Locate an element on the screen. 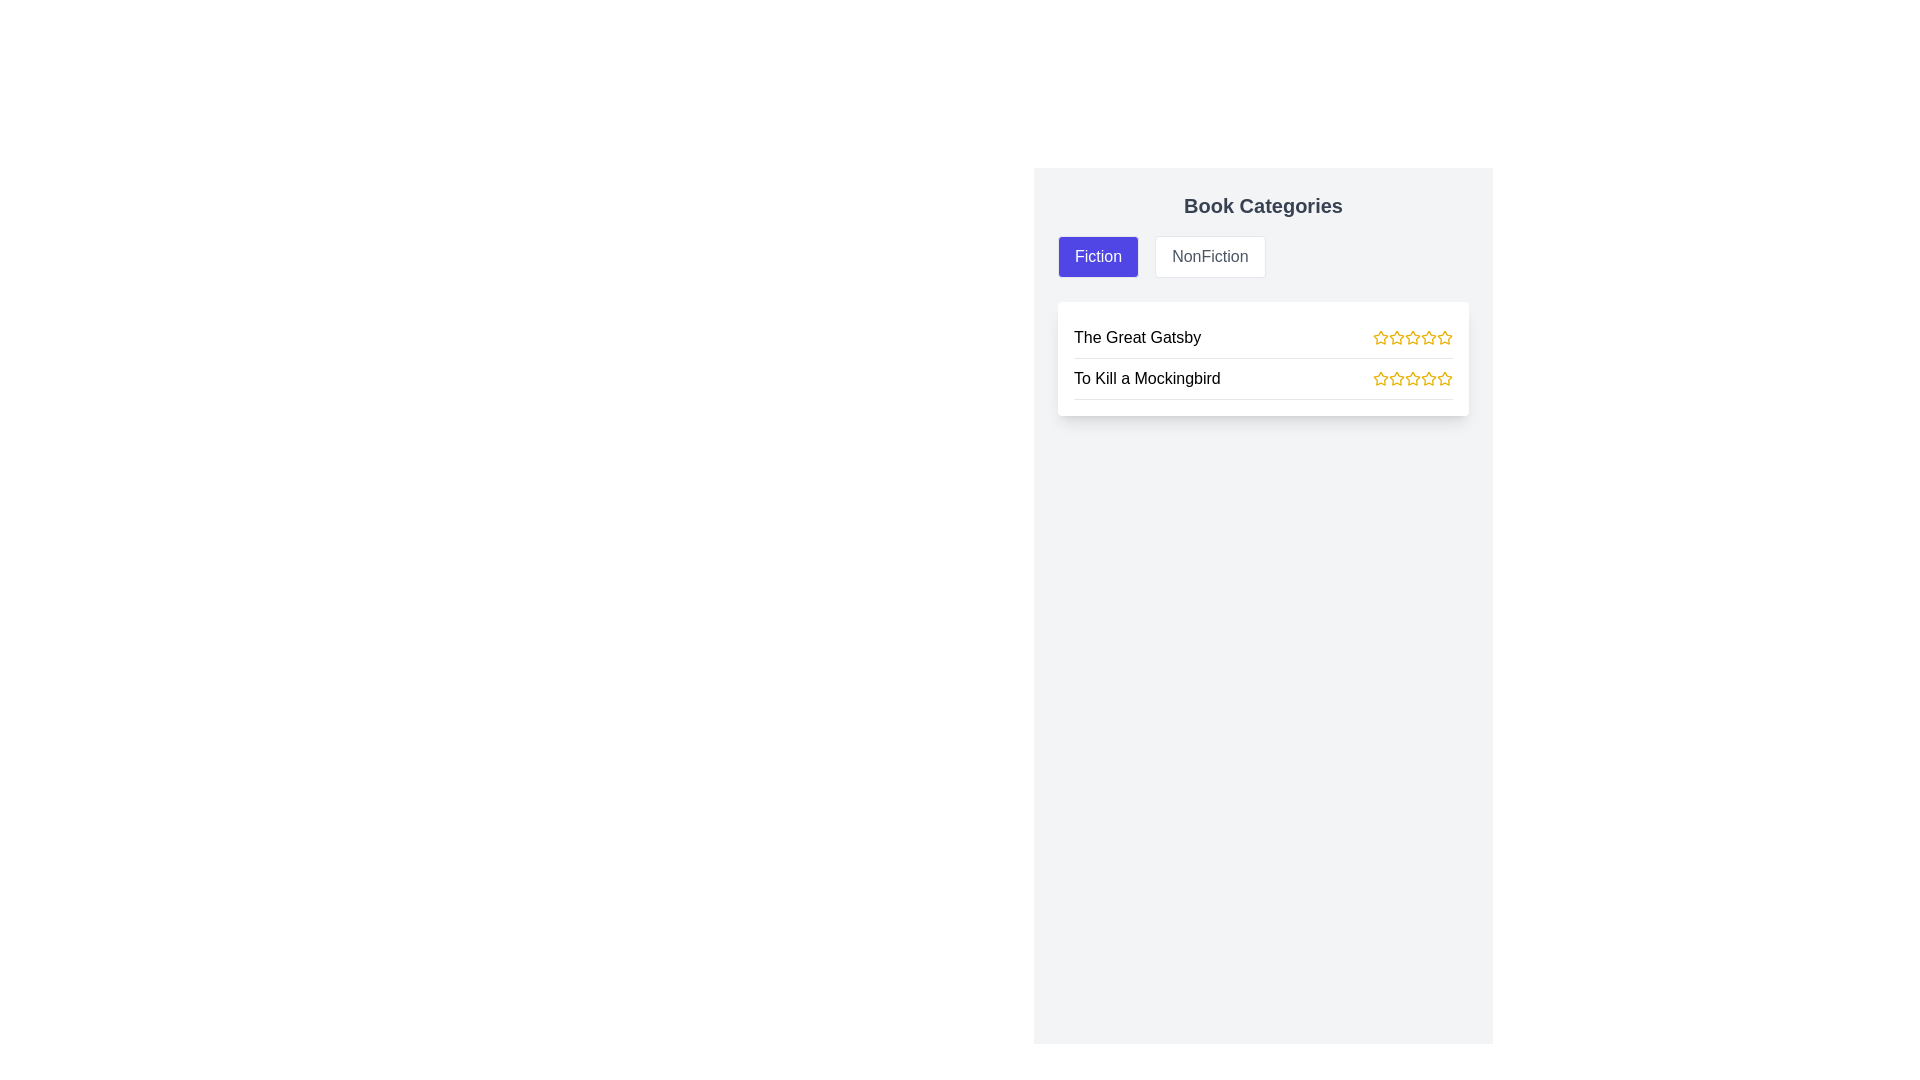 This screenshot has width=1920, height=1080. the first star-shaped icon is located at coordinates (1395, 336).